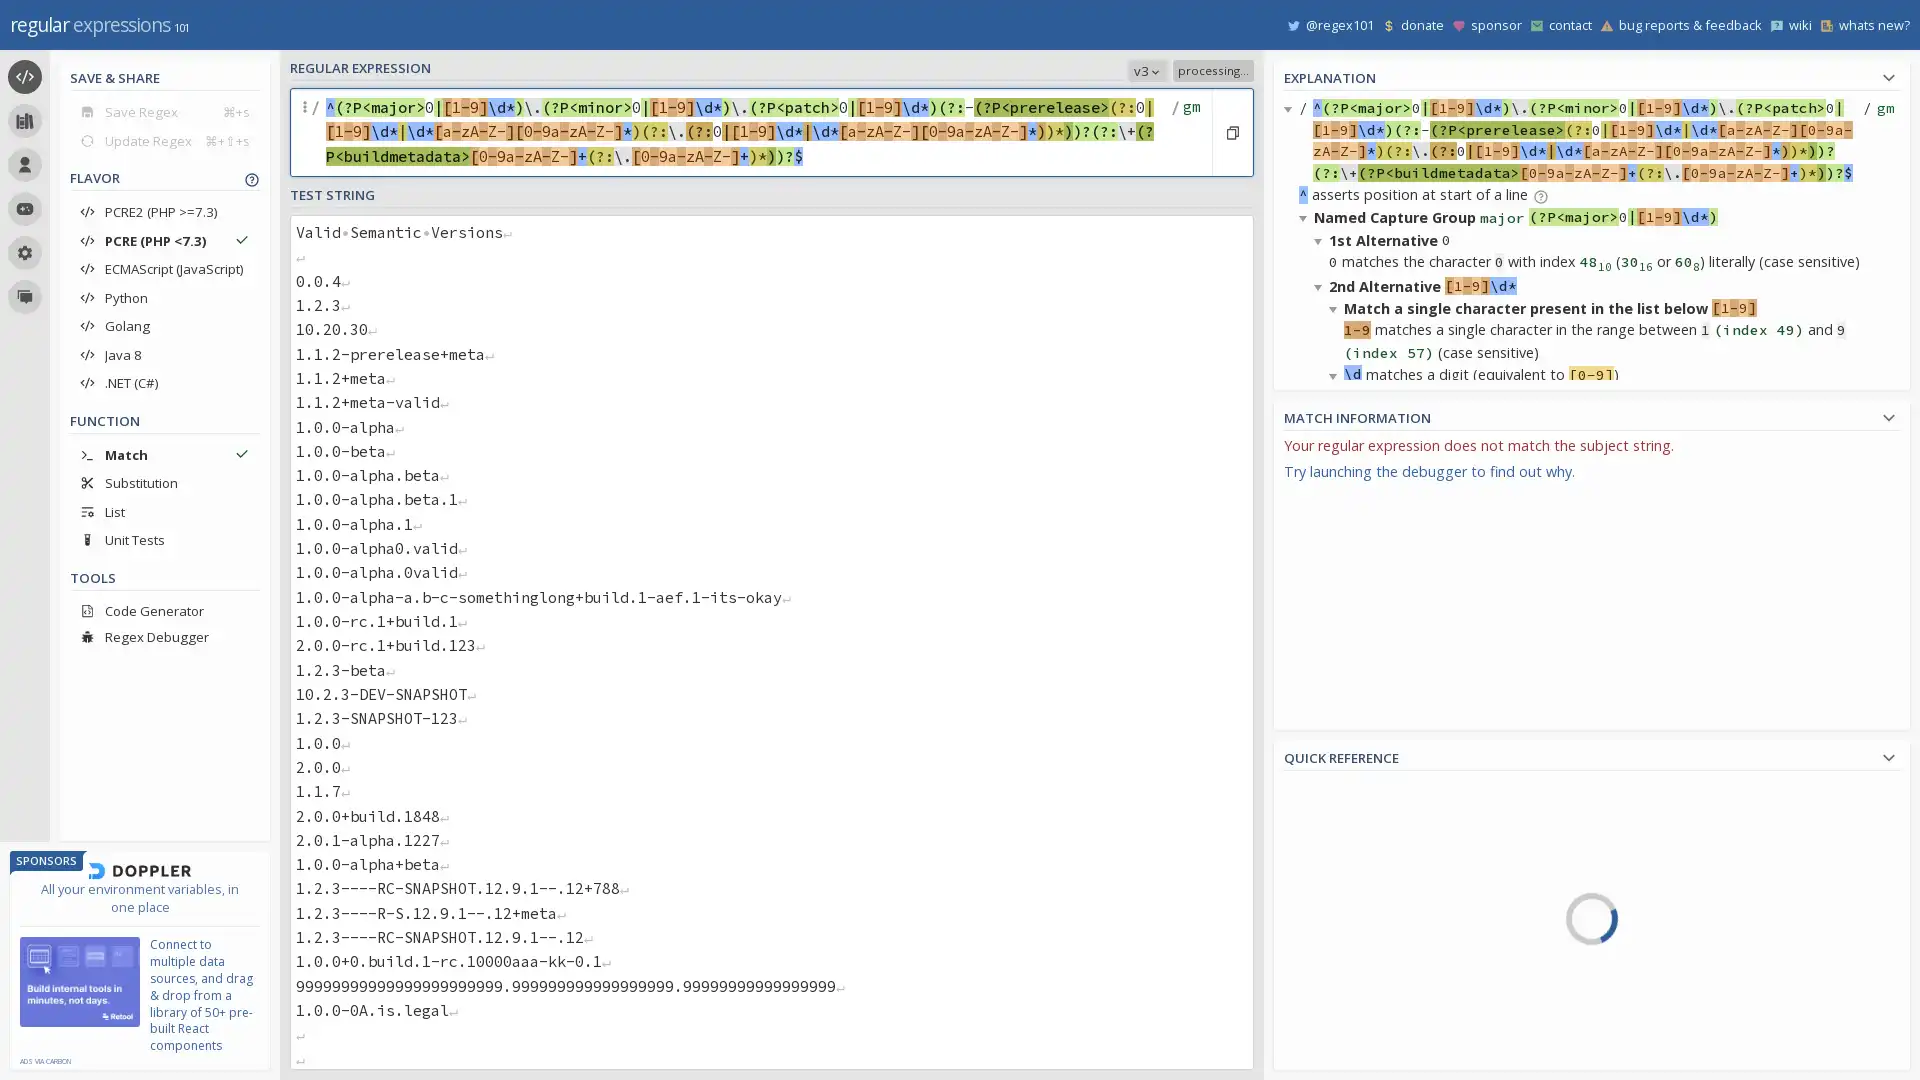 The width and height of the screenshot is (1920, 1080). What do you see at coordinates (1337, 785) in the screenshot?
I see `Match 3` at bounding box center [1337, 785].